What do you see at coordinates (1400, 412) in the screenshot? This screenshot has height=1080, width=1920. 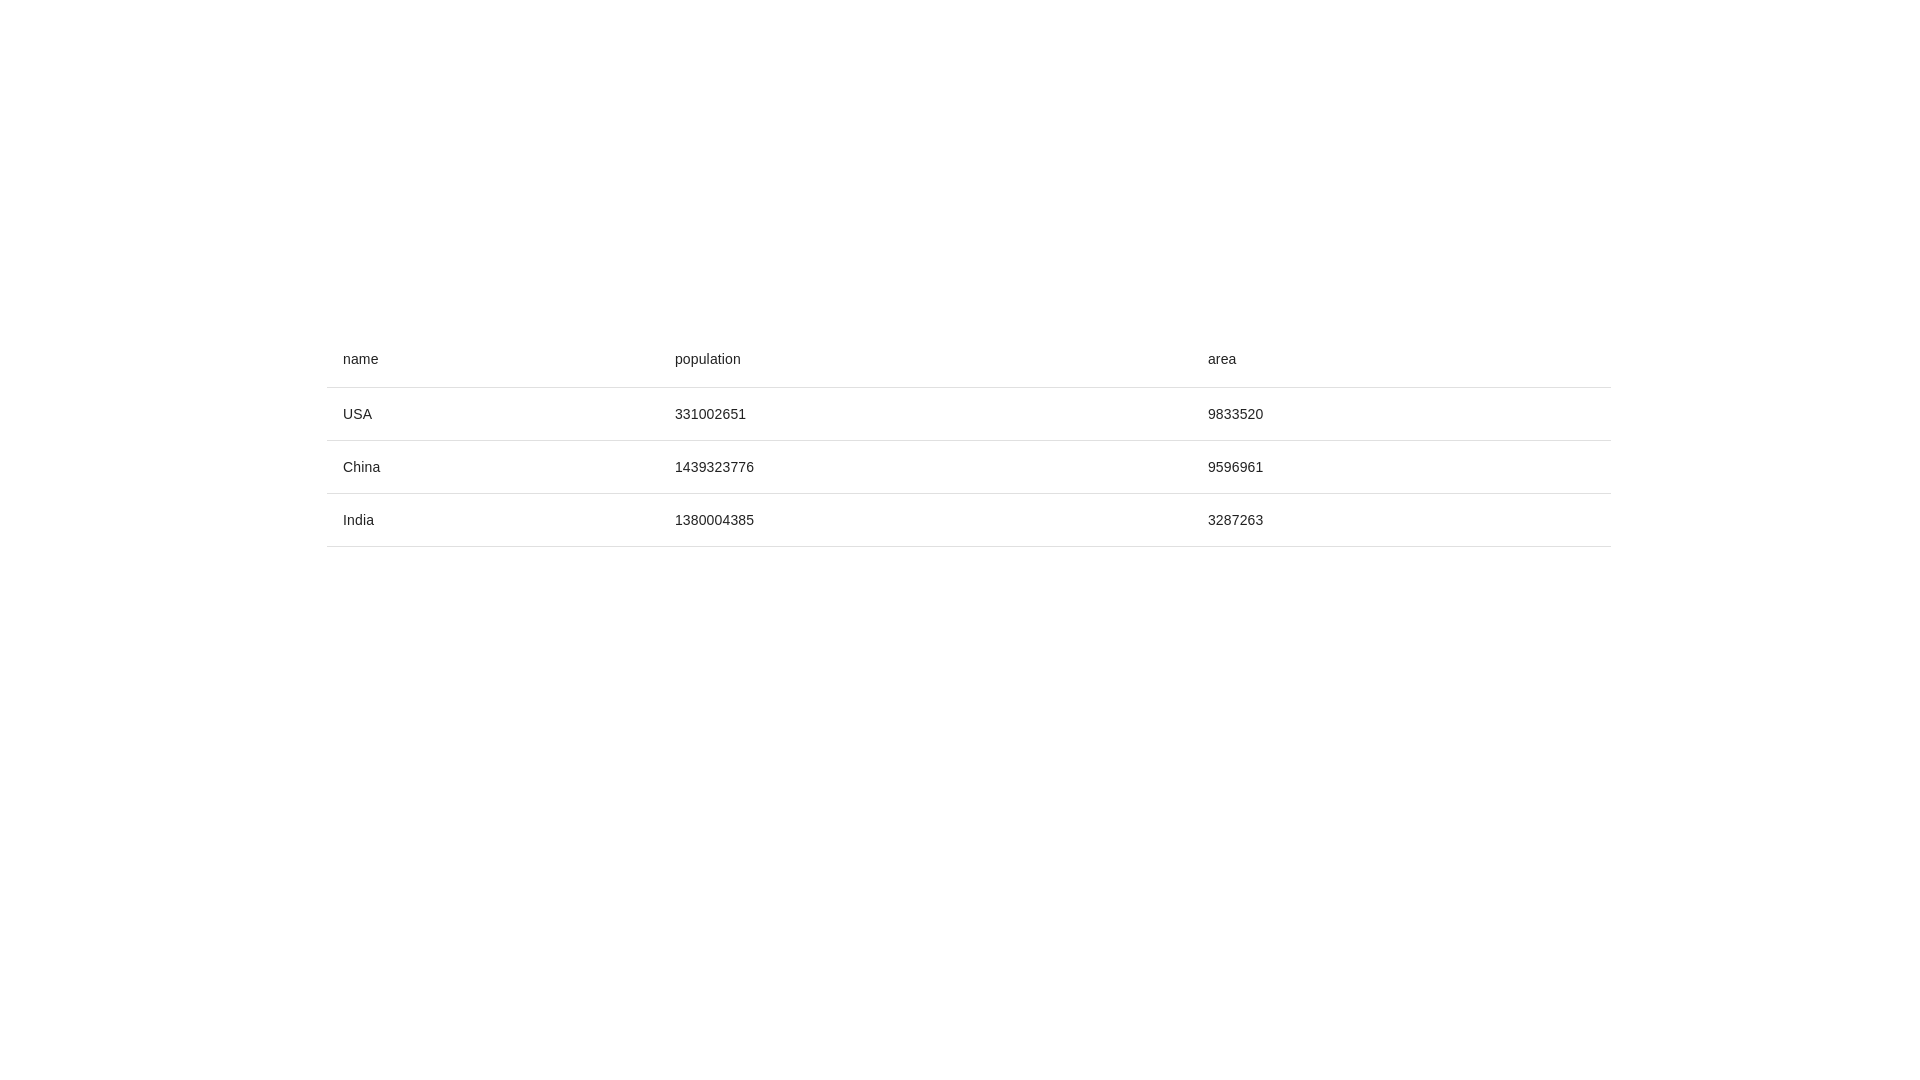 I see `numeric value '9833520' displayed in the third cell of the first data row under the 'area' column associated with the 'USA' entry` at bounding box center [1400, 412].